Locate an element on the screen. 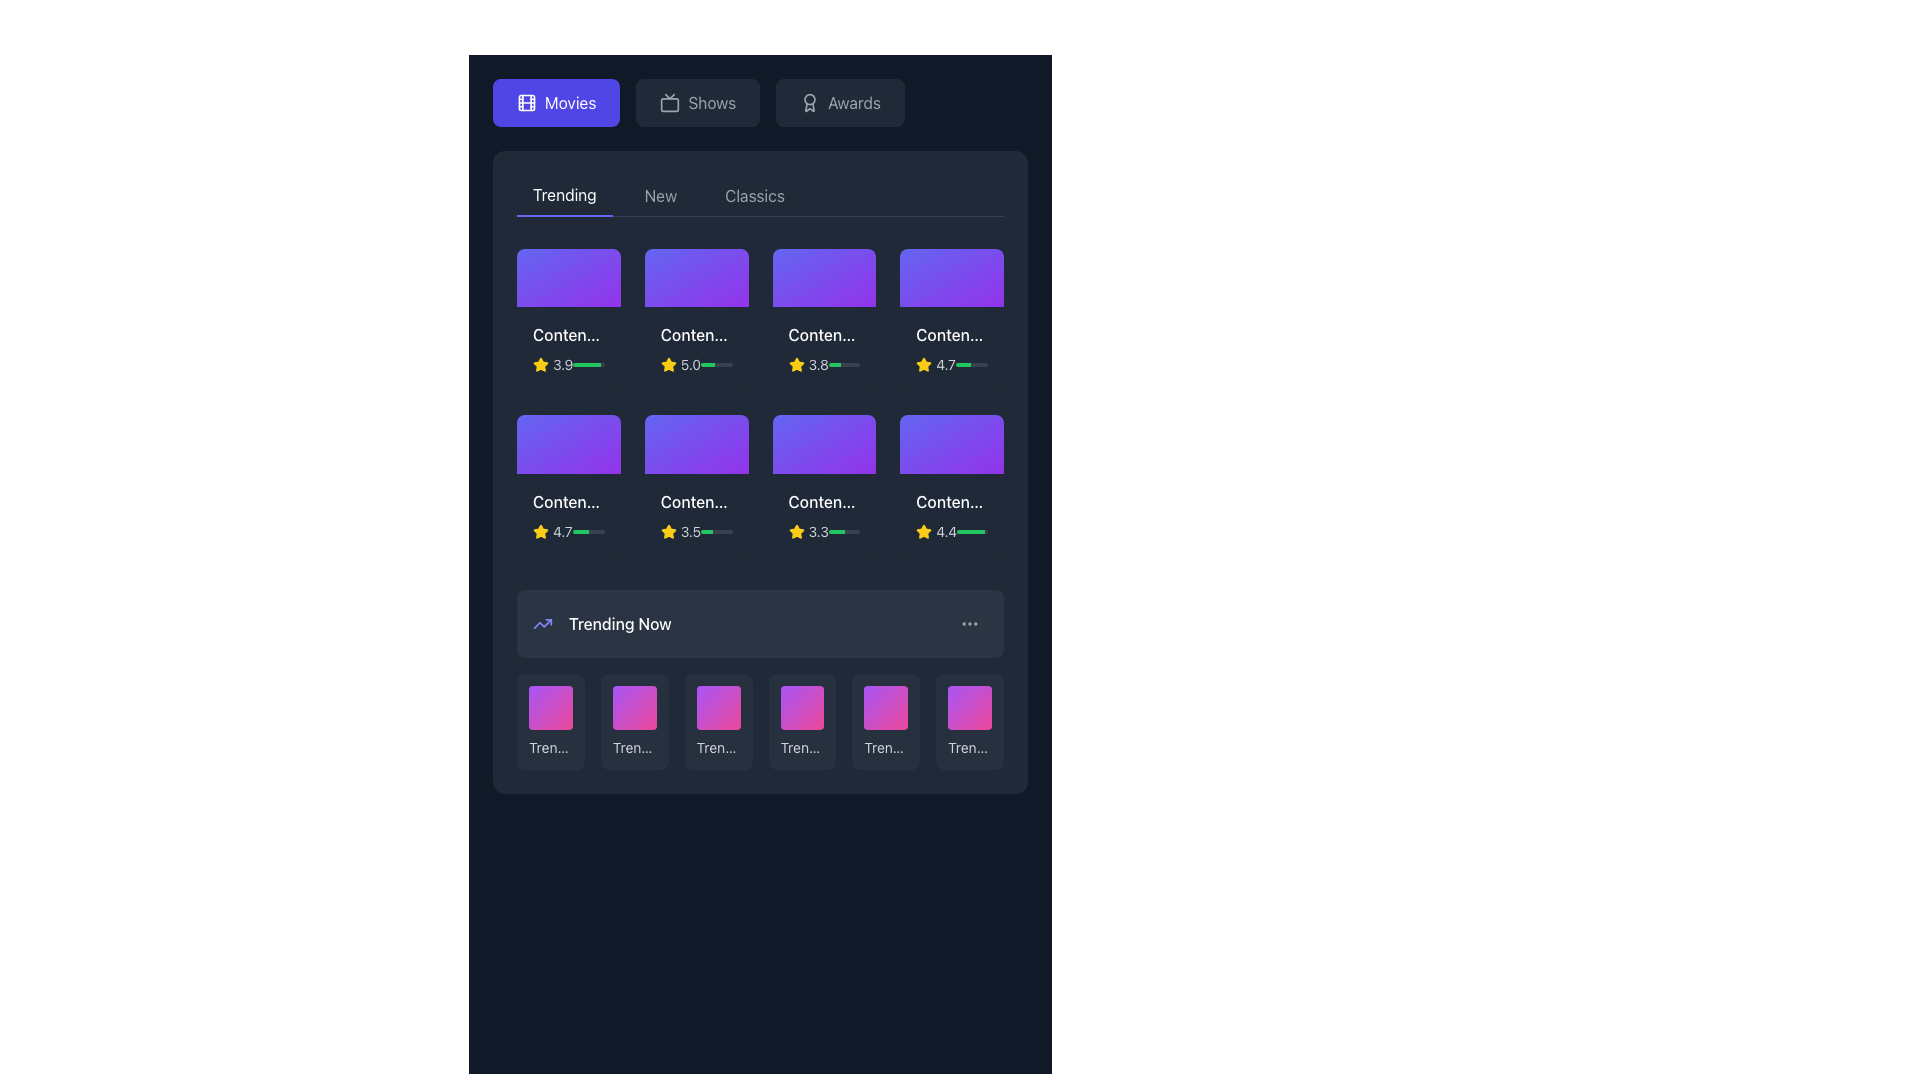 Image resolution: width=1920 pixels, height=1080 pixels. the progress bar of the Rating component located below the title 'Content Title 5', which displays a rating of 4.7 is located at coordinates (567, 530).